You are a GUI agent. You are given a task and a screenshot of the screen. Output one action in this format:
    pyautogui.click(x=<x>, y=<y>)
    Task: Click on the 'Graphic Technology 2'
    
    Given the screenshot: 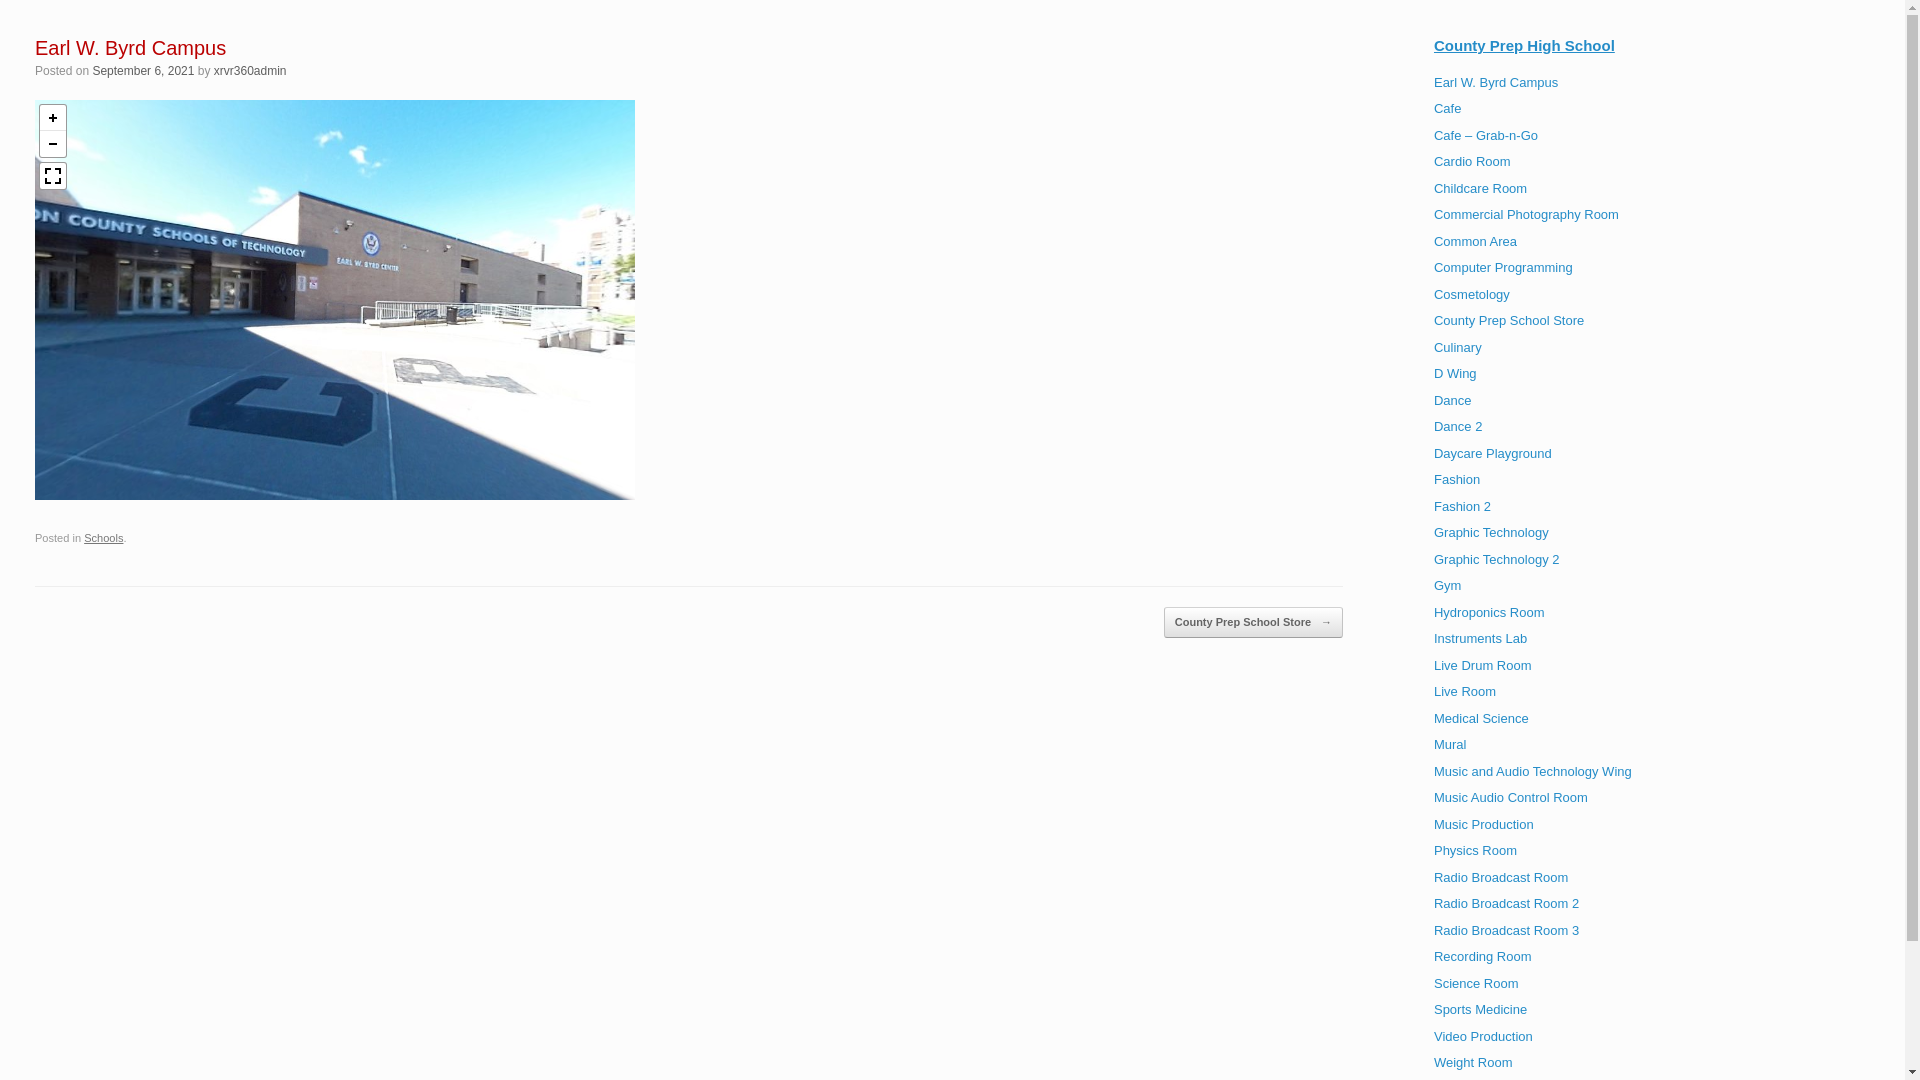 What is the action you would take?
    pyautogui.click(x=1497, y=559)
    